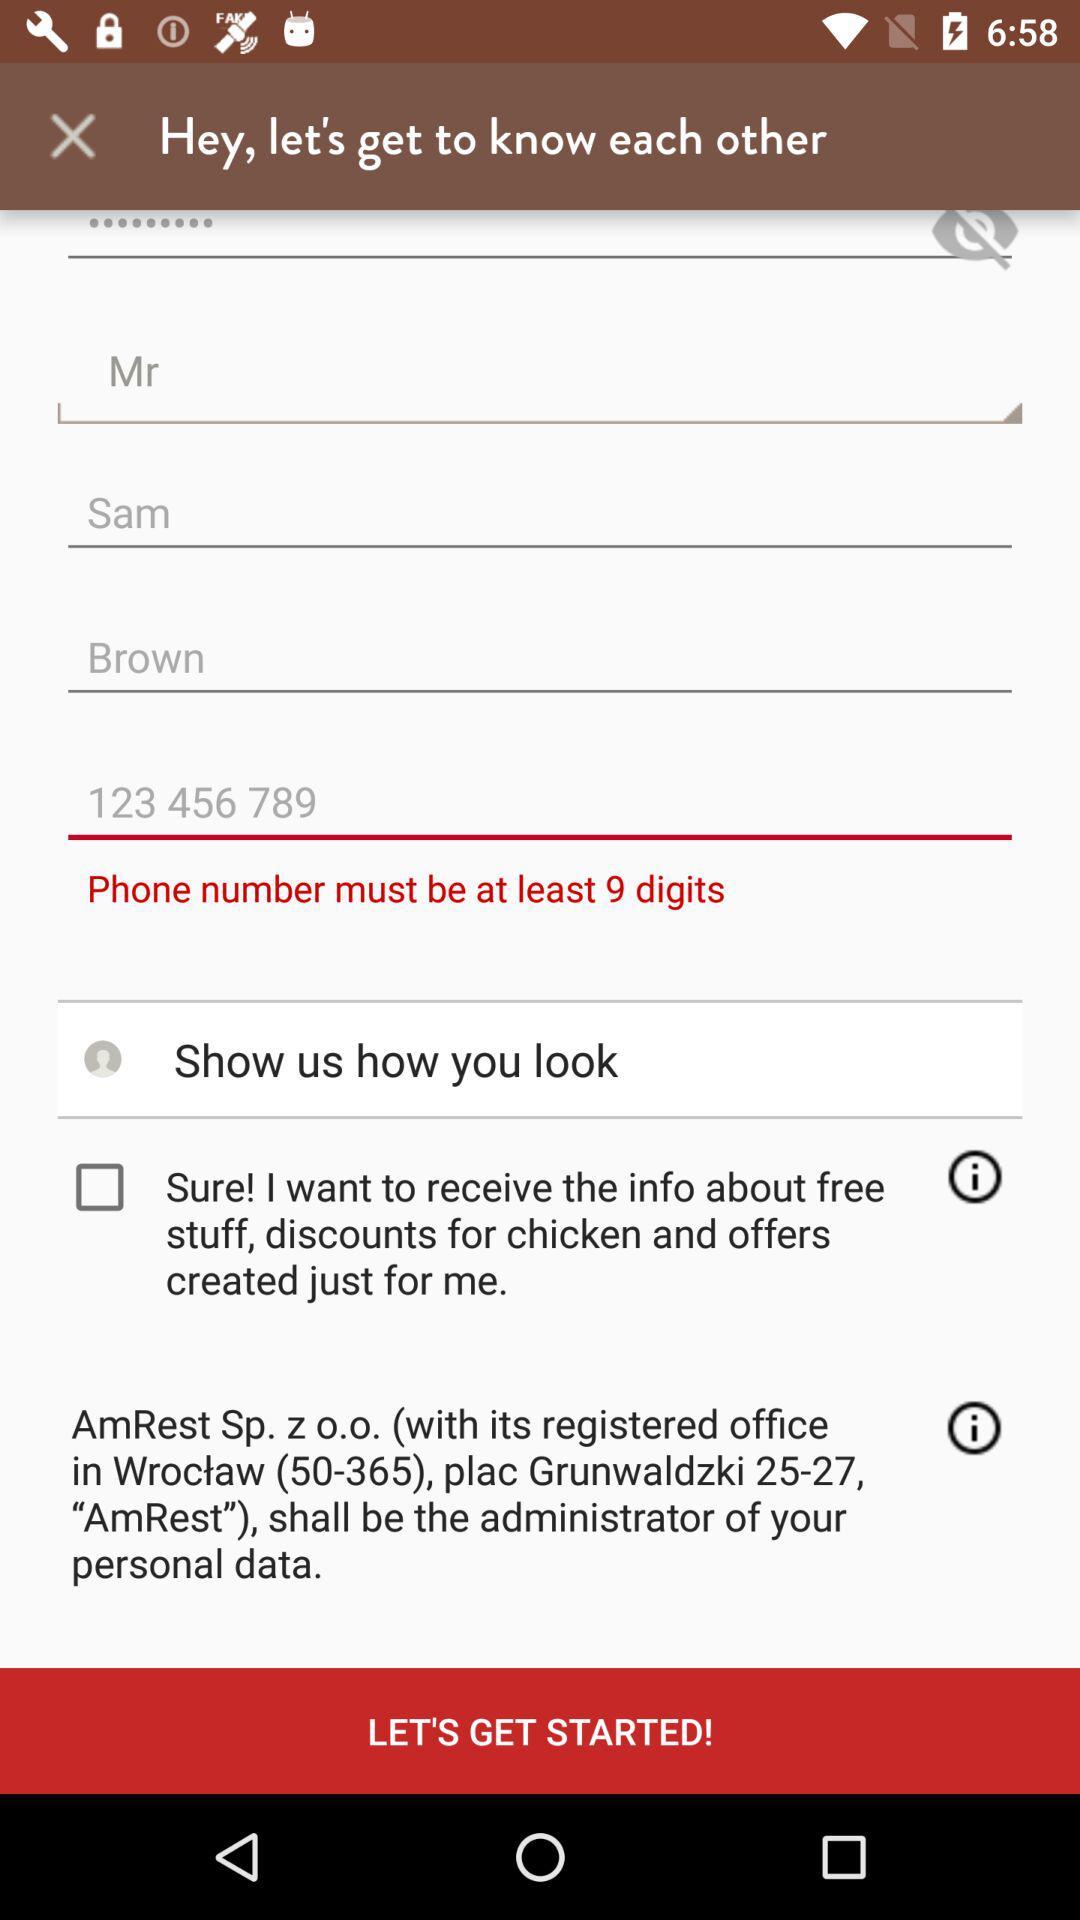 The height and width of the screenshot is (1920, 1080). I want to click on the text field which has brown in it, so click(540, 641).